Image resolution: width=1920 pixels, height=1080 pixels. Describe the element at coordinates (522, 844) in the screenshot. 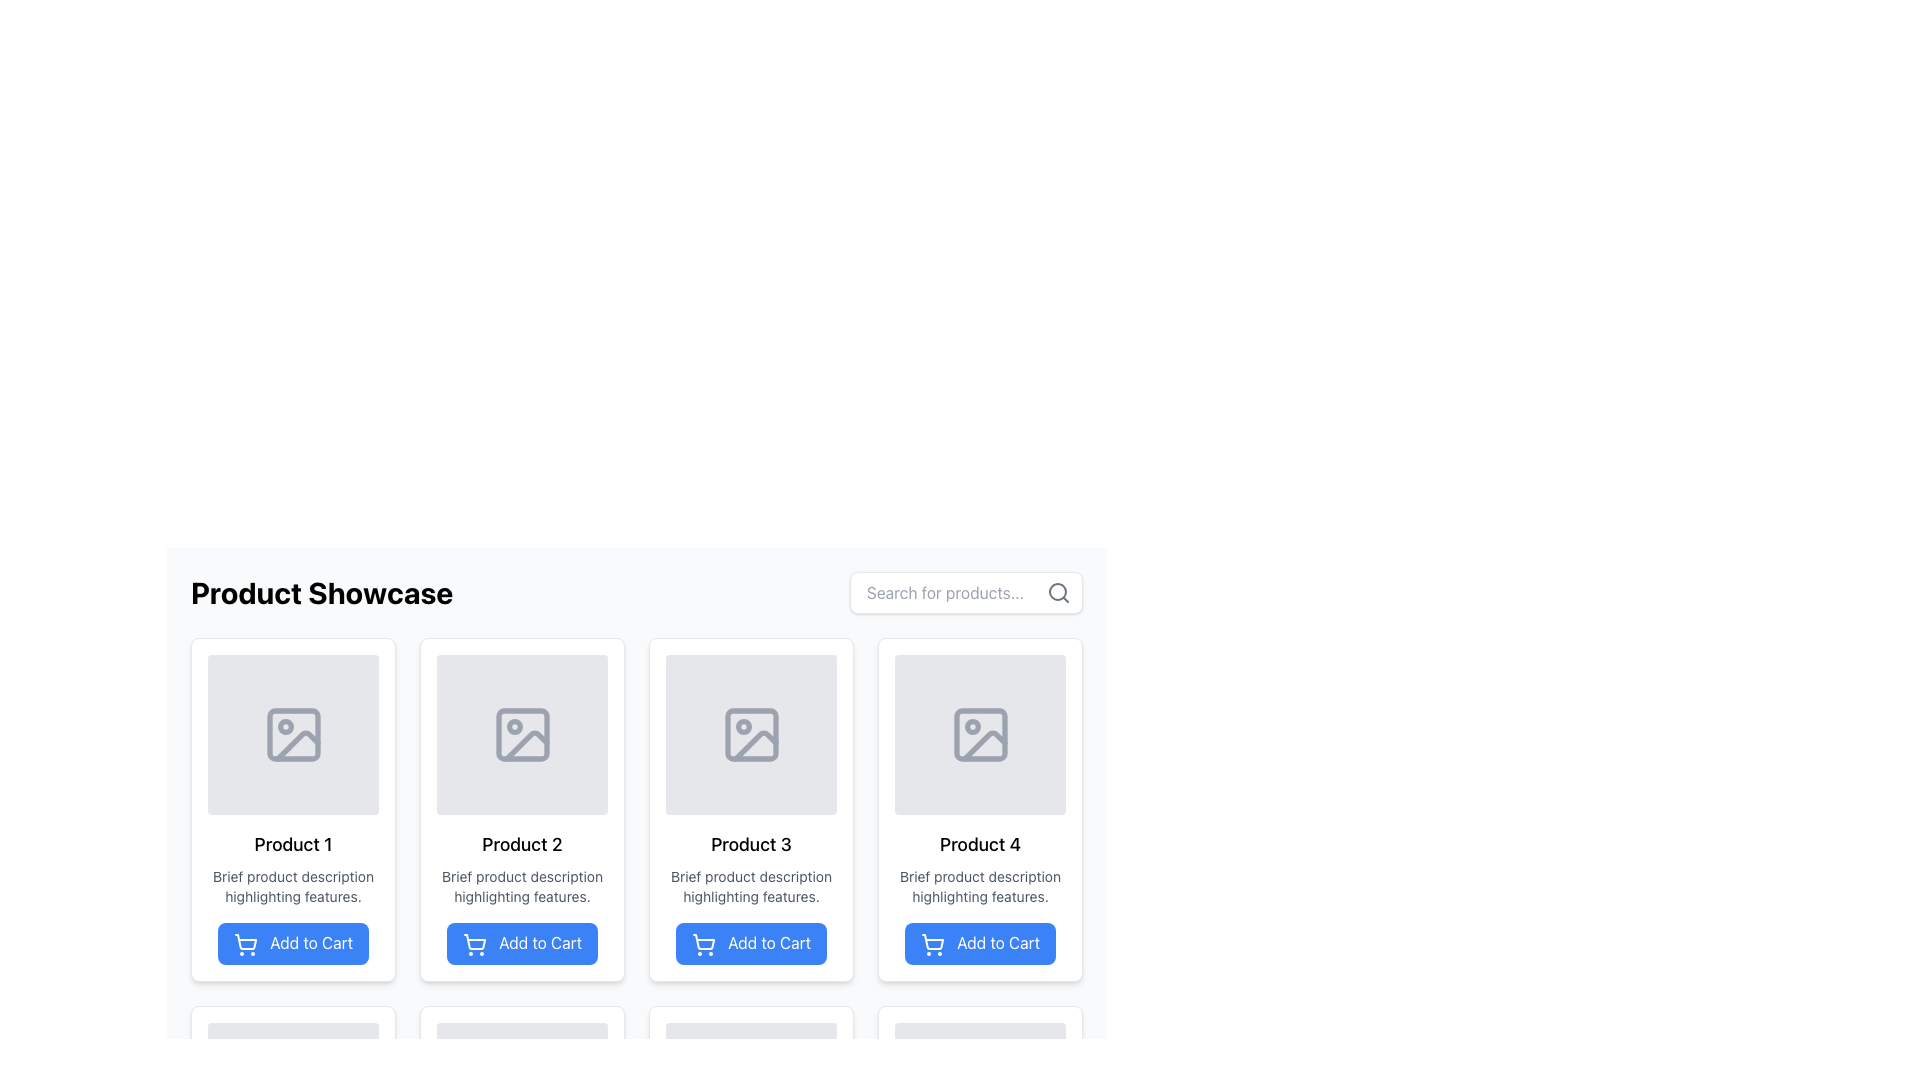

I see `the product title text label located in the second product card from the left at the top row of the product grid` at that location.